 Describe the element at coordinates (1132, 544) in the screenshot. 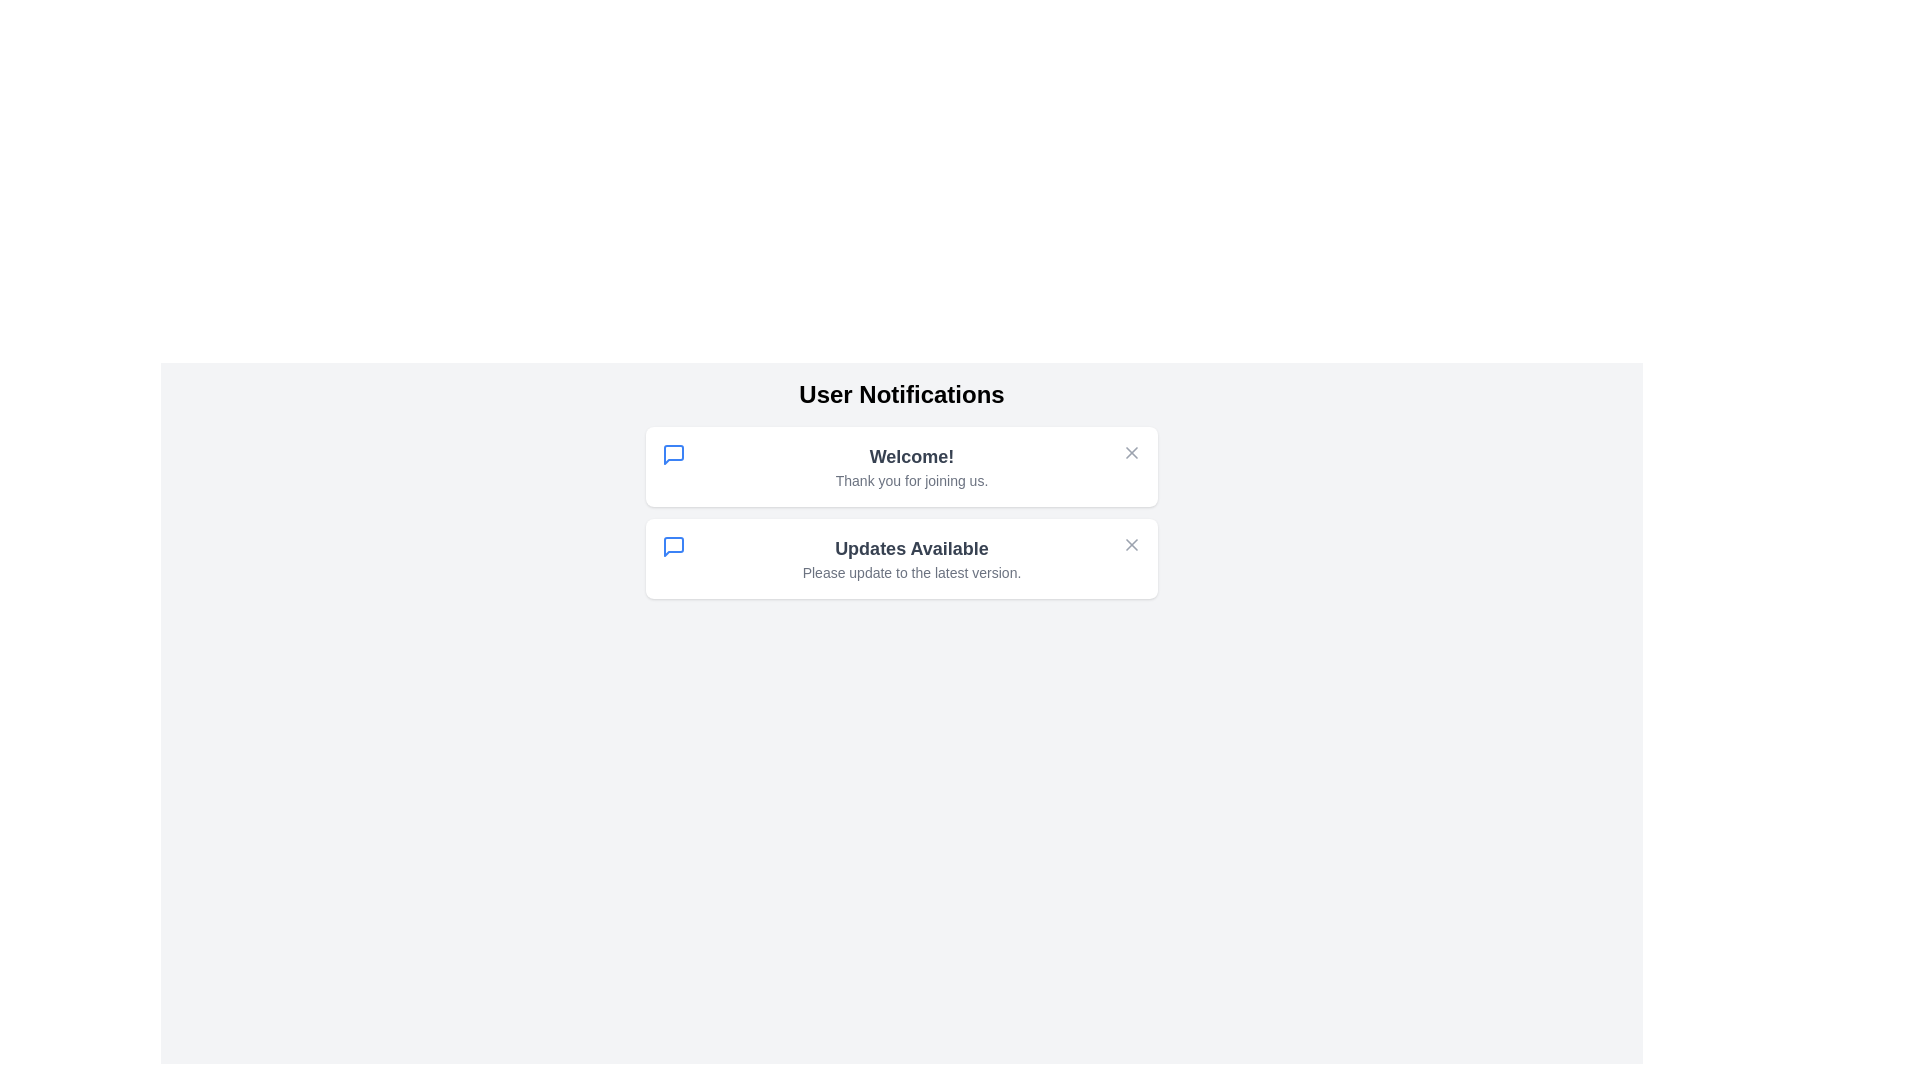

I see `the close icon (an 'X' shape) within the second notification box` at that location.